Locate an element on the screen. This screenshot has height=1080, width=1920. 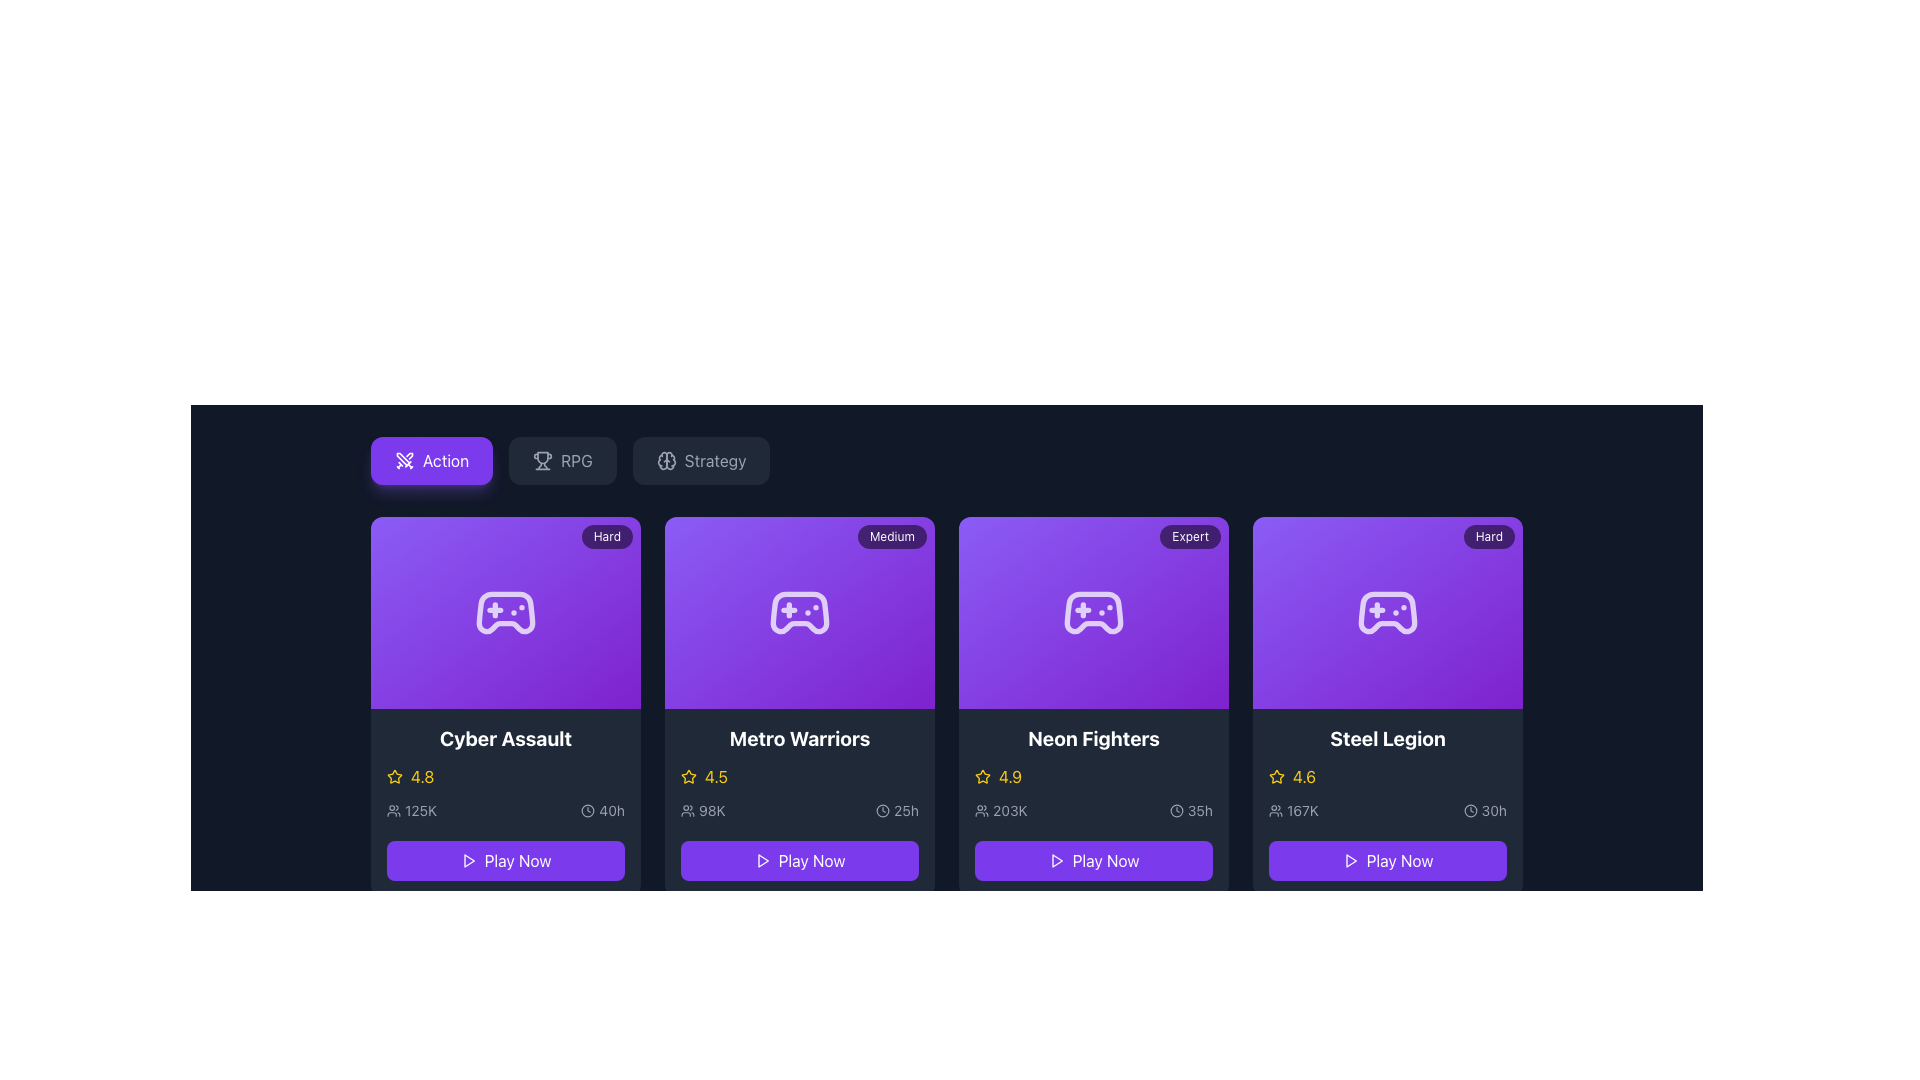
the triangular 'play' icon located within the 'Play Now' button of the 'Steel Legion' card, which is the right-most card in a series of four is located at coordinates (1351, 859).